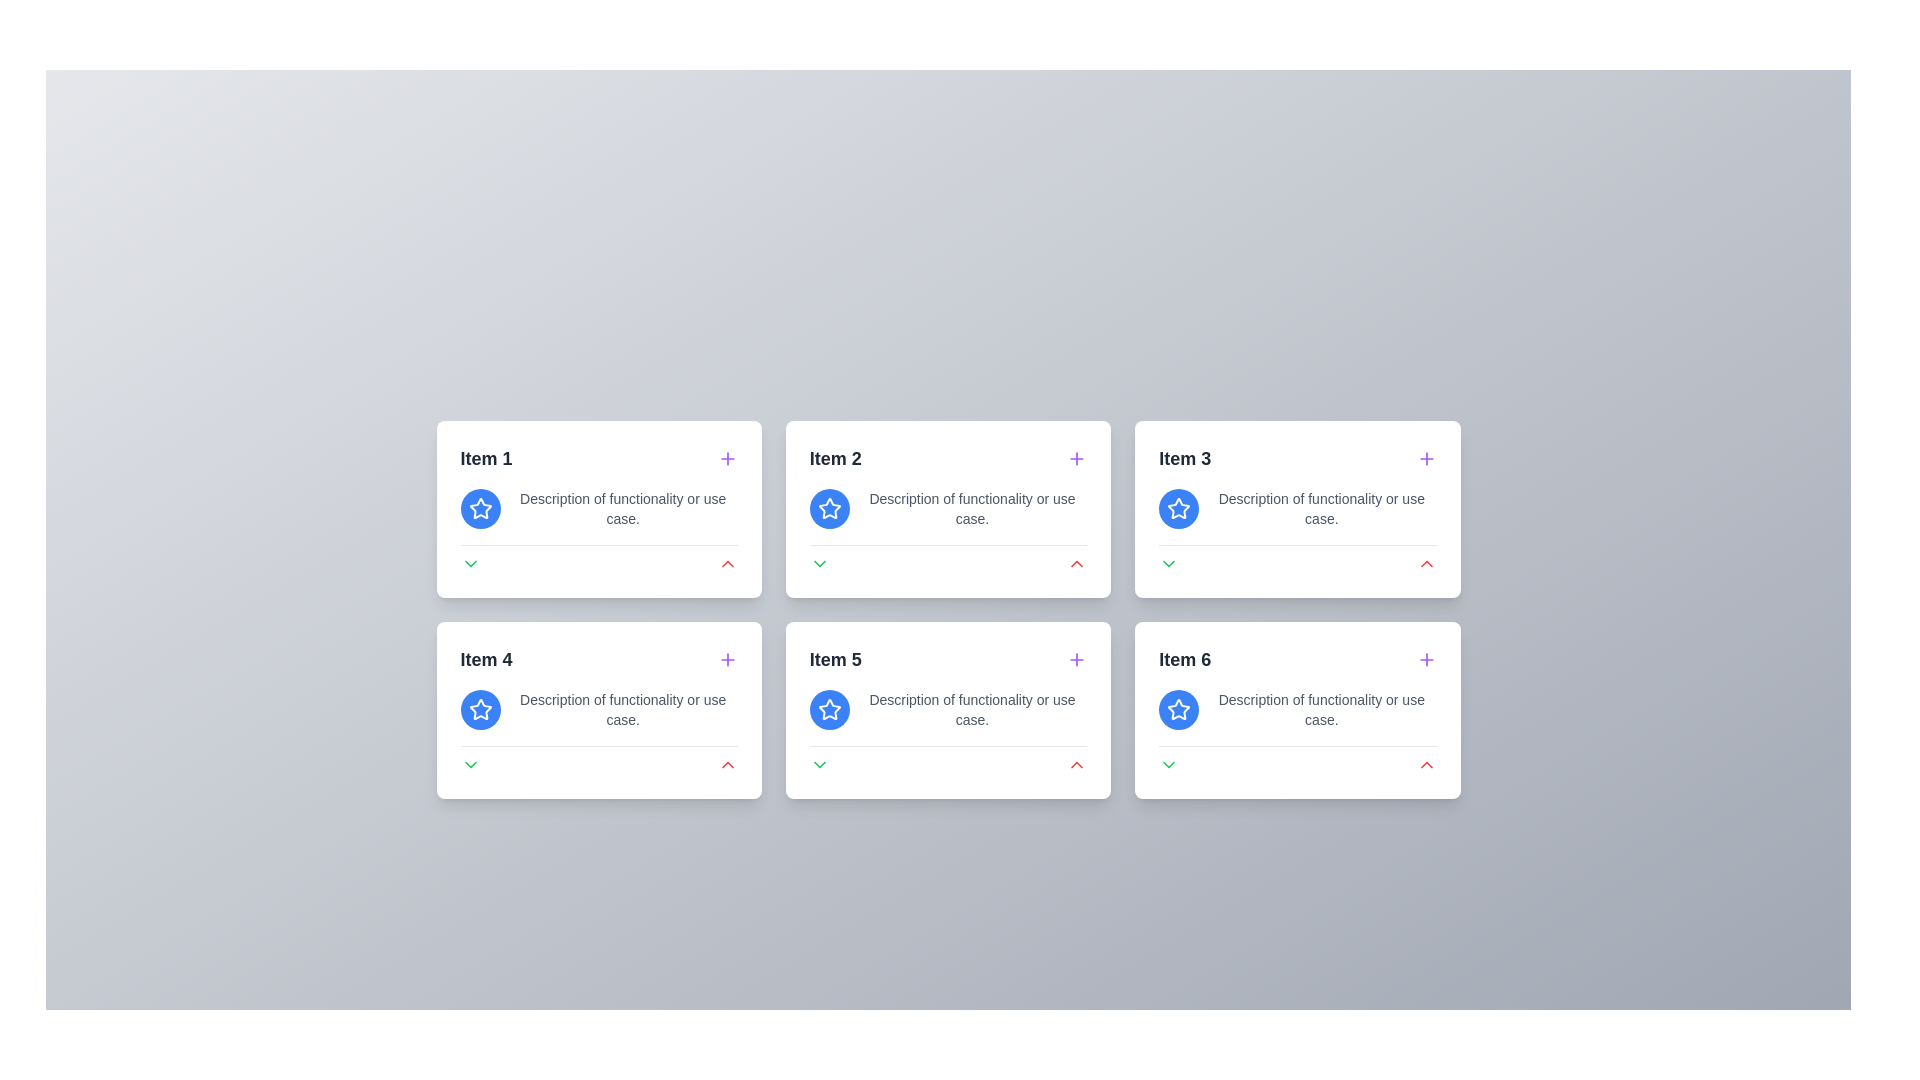  I want to click on the text label displaying 'Item 2', so click(835, 459).